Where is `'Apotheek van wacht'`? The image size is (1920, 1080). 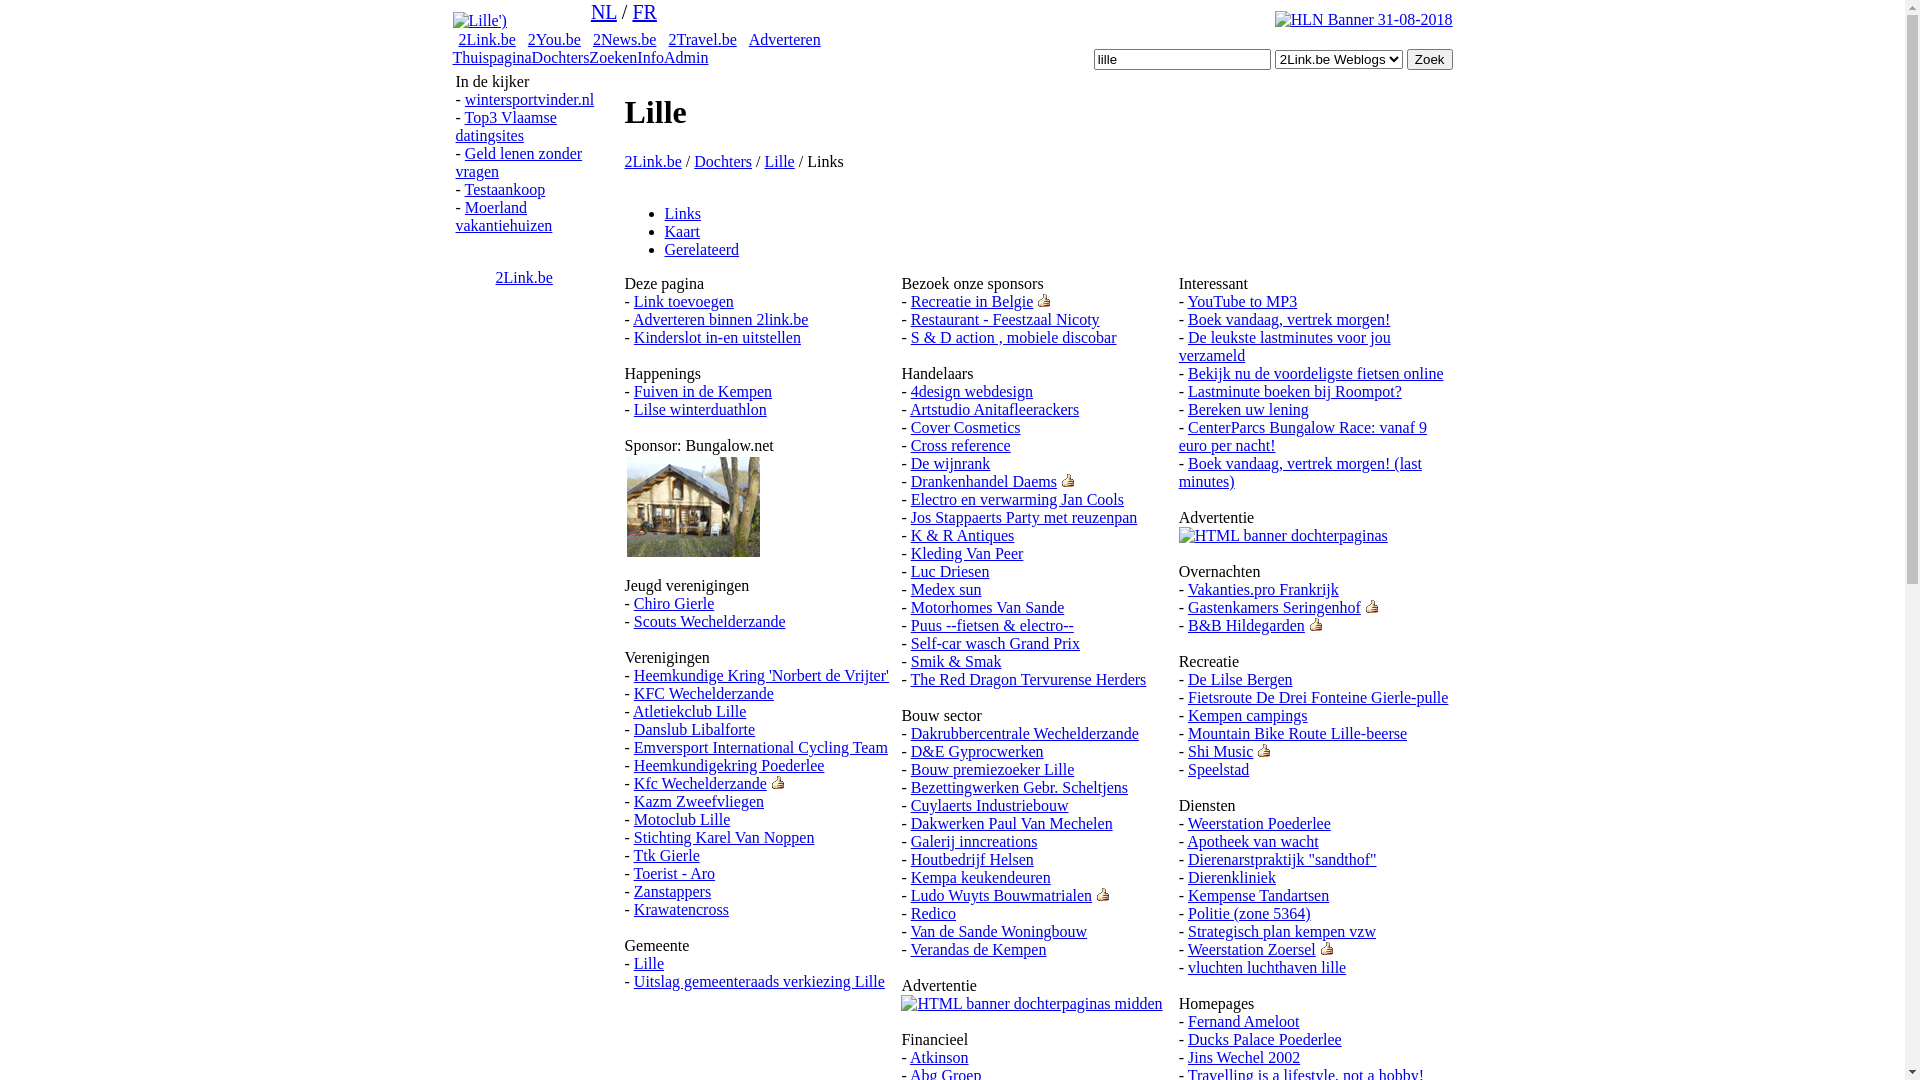
'Apotheek van wacht' is located at coordinates (1186, 841).